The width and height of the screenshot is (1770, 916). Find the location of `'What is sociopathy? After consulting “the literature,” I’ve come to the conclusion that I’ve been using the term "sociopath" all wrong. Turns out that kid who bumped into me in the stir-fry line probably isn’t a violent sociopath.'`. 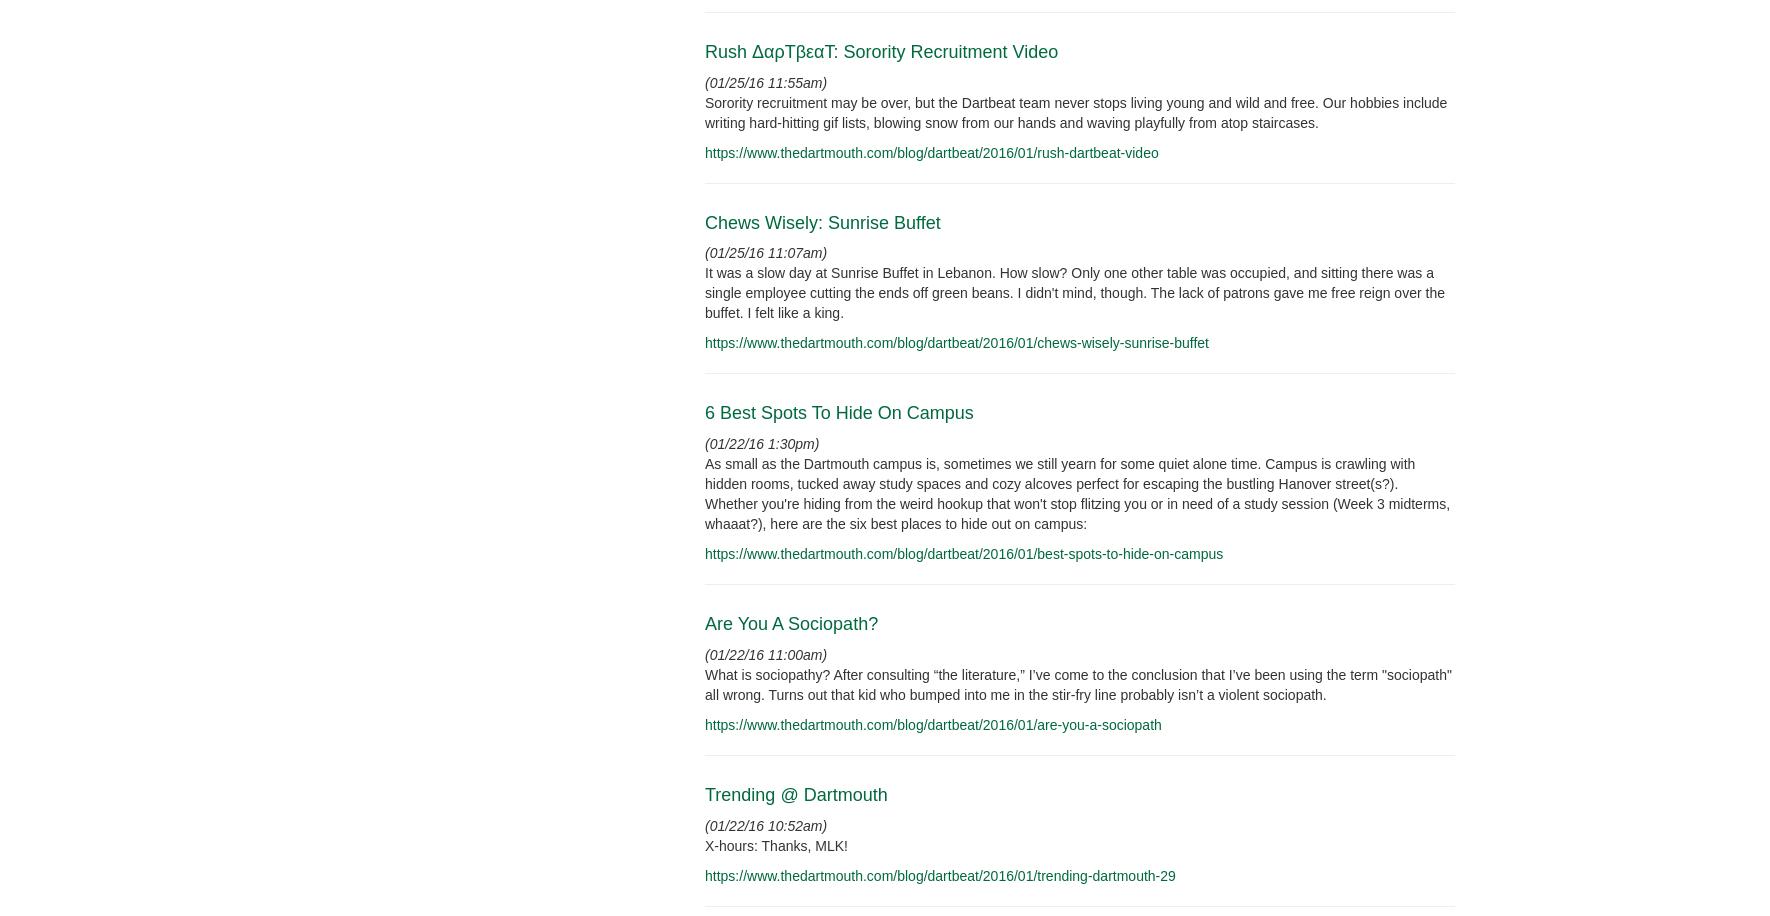

'What is sociopathy? After consulting “the literature,” I’ve come to the conclusion that I’ve been using the term "sociopath" all wrong. Turns out that kid who bumped into me in the stir-fry line probably isn’t a violent sociopath.' is located at coordinates (1077, 683).